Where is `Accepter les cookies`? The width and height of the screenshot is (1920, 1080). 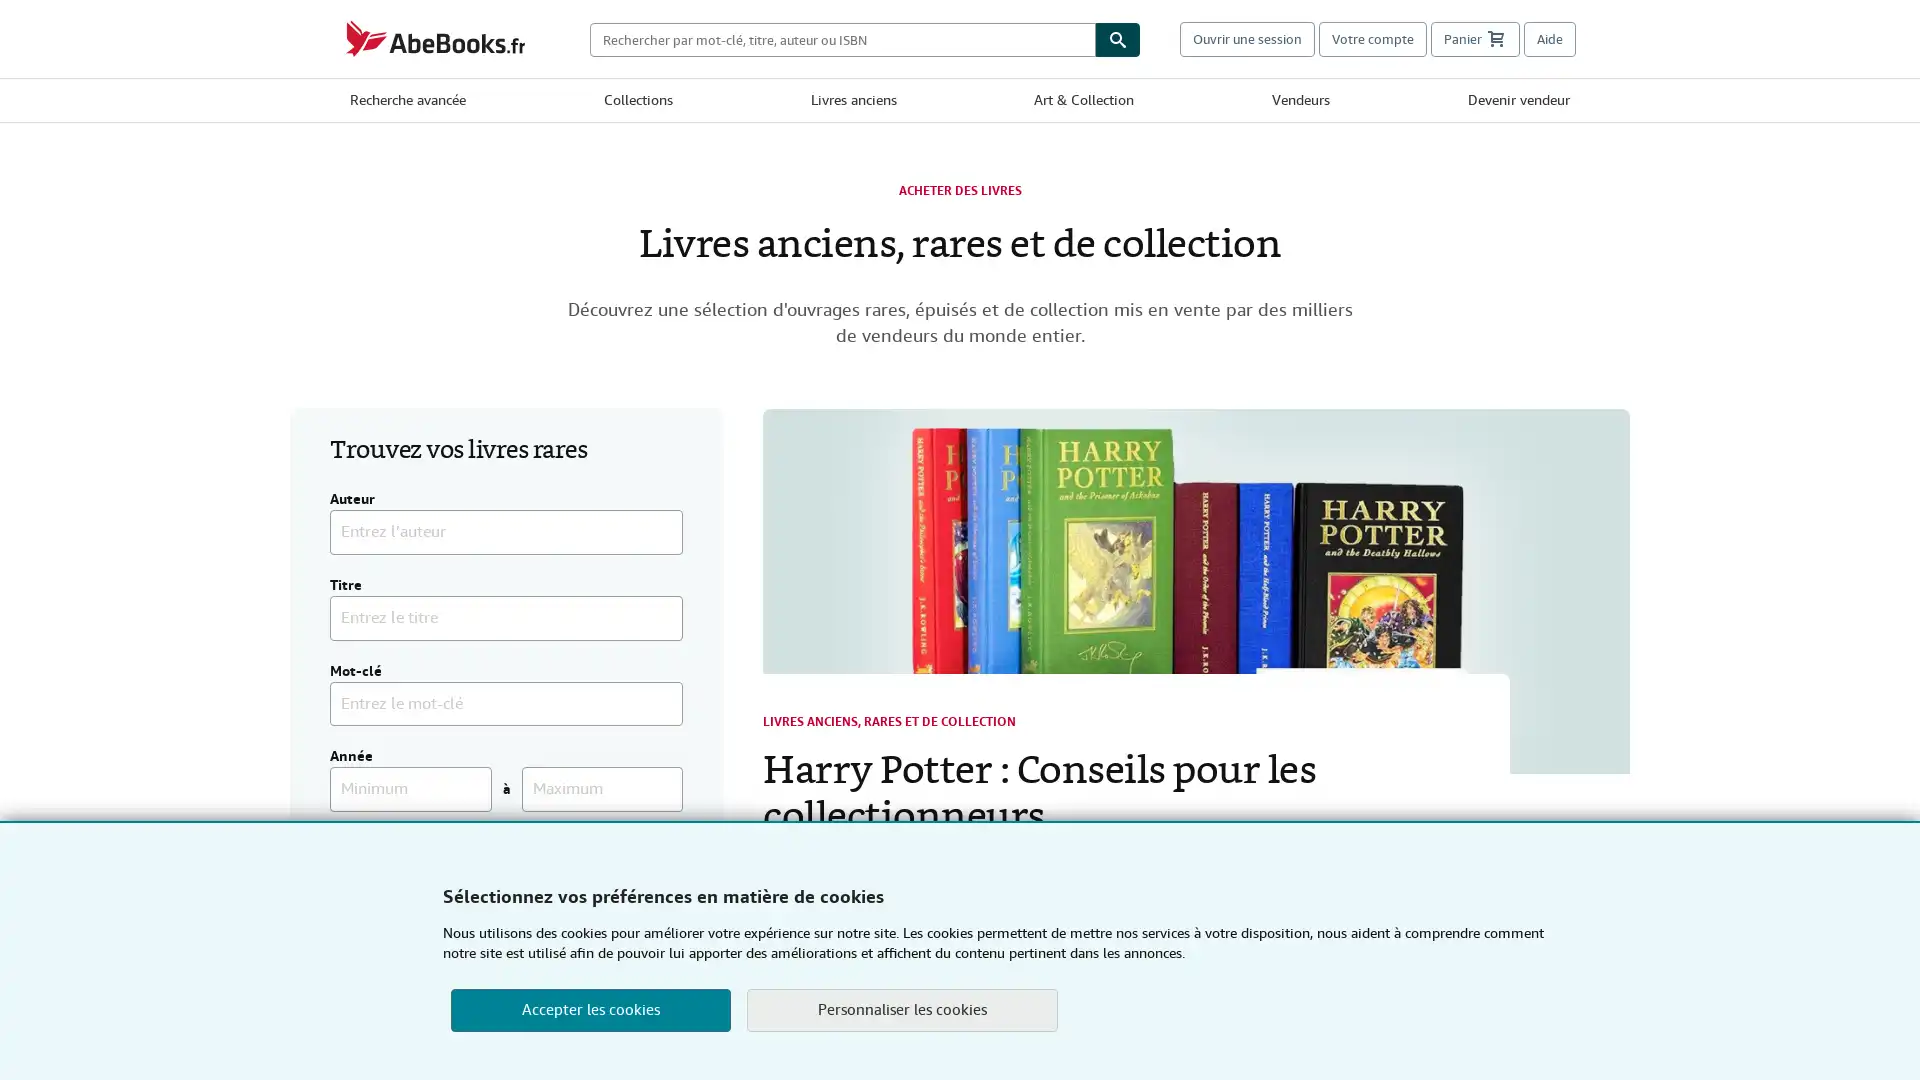
Accepter les cookies is located at coordinates (589, 1010).